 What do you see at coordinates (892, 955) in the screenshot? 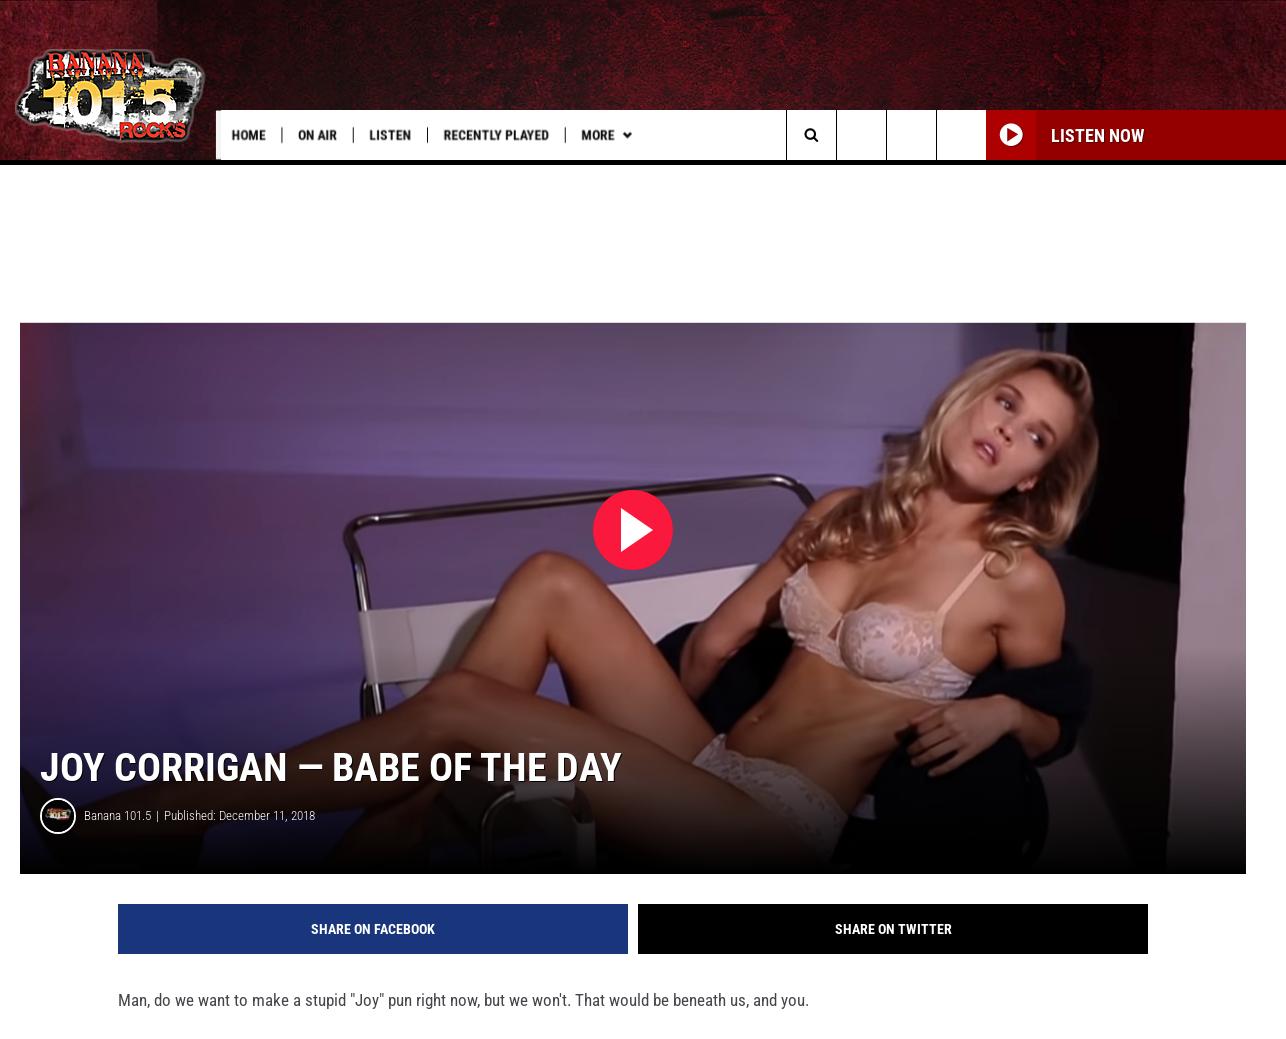
I see `'Share on Twitter'` at bounding box center [892, 955].